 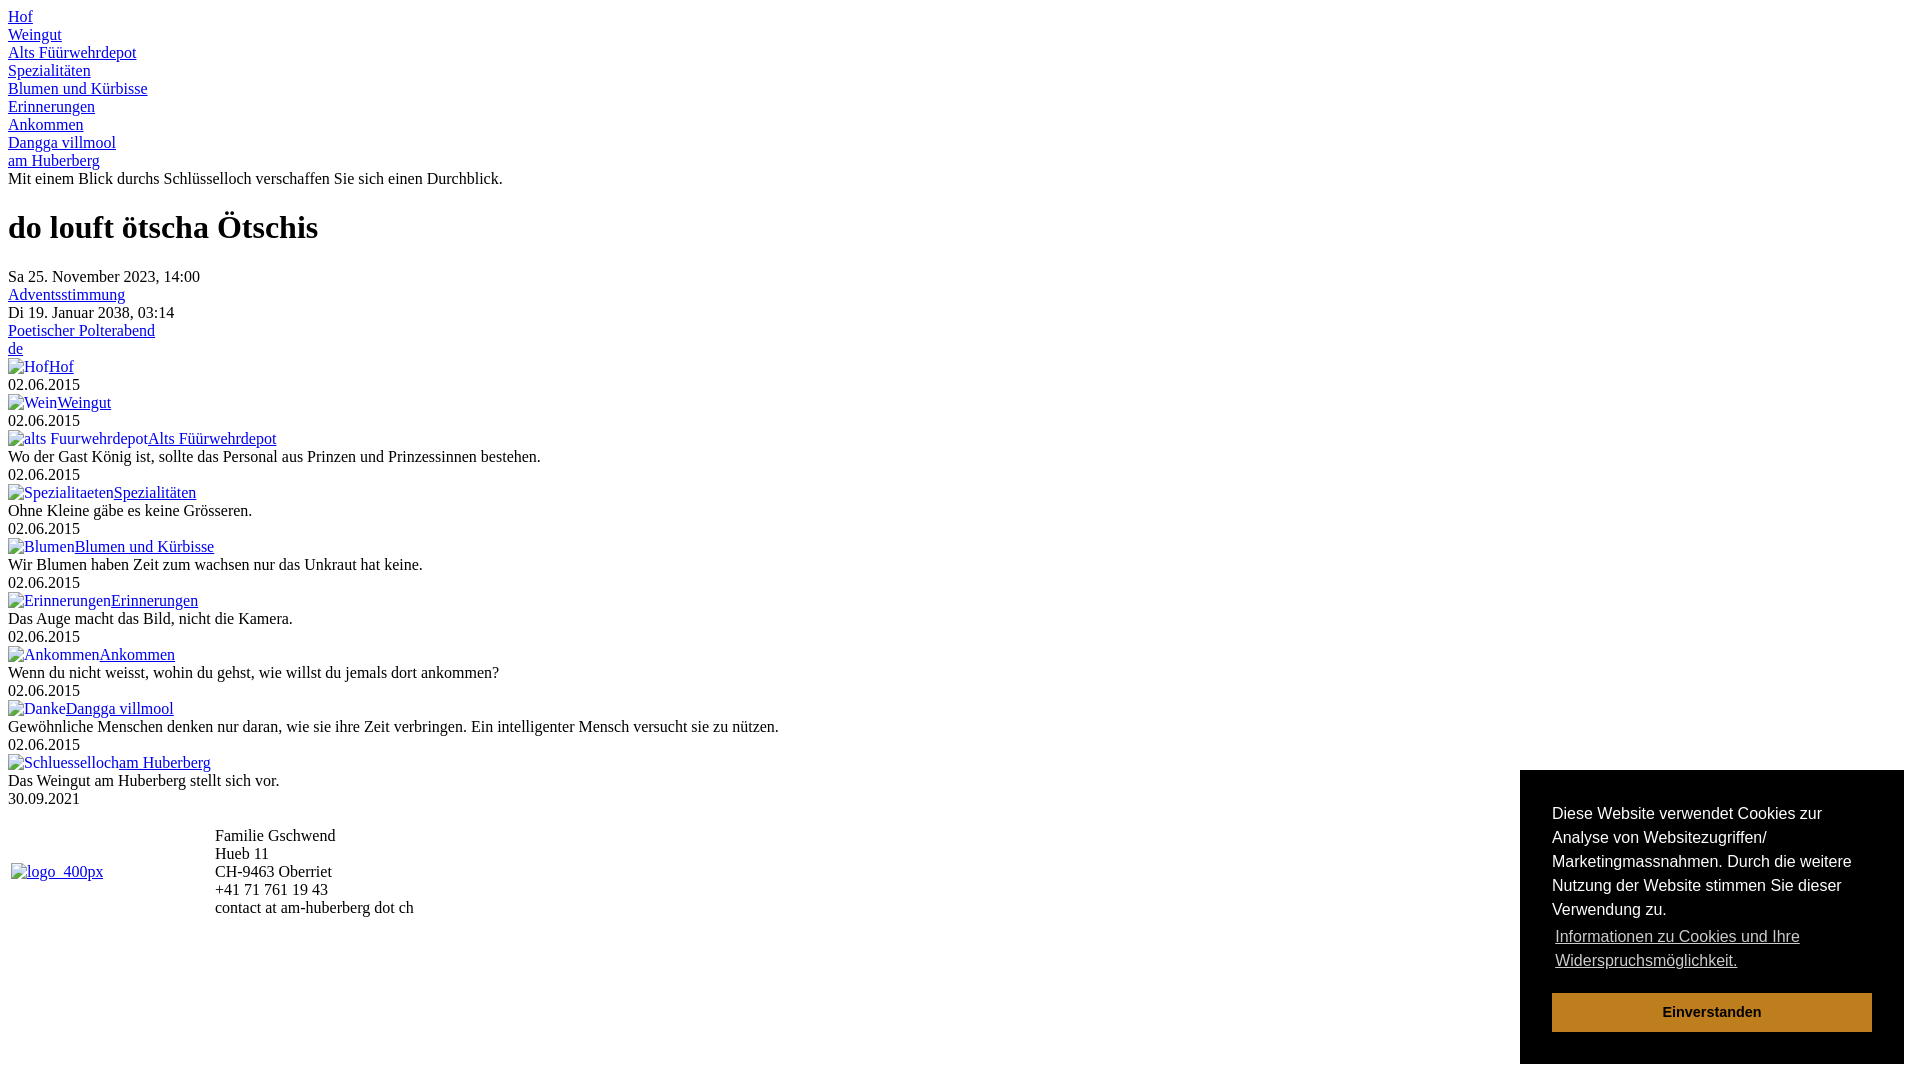 I want to click on 'Hof', so click(x=8, y=366).